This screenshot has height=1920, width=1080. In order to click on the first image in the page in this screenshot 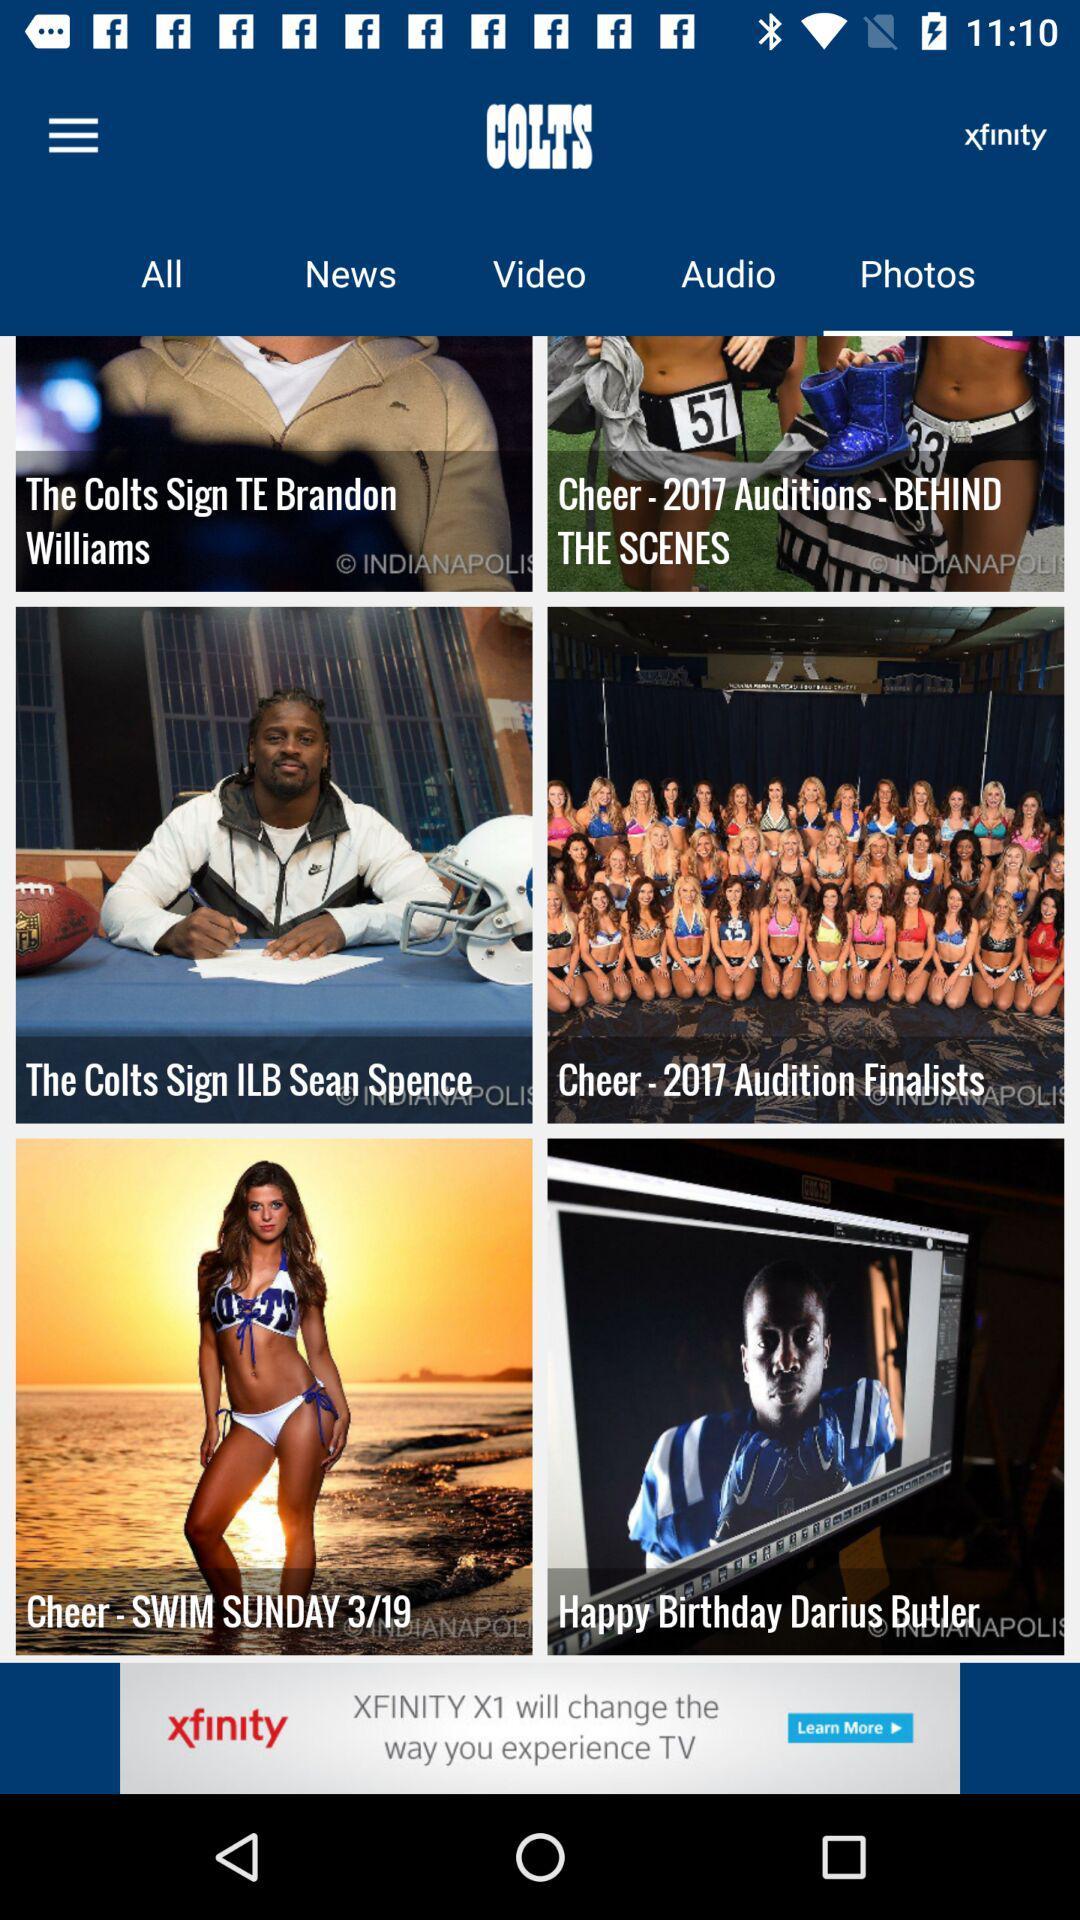, I will do `click(274, 463)`.